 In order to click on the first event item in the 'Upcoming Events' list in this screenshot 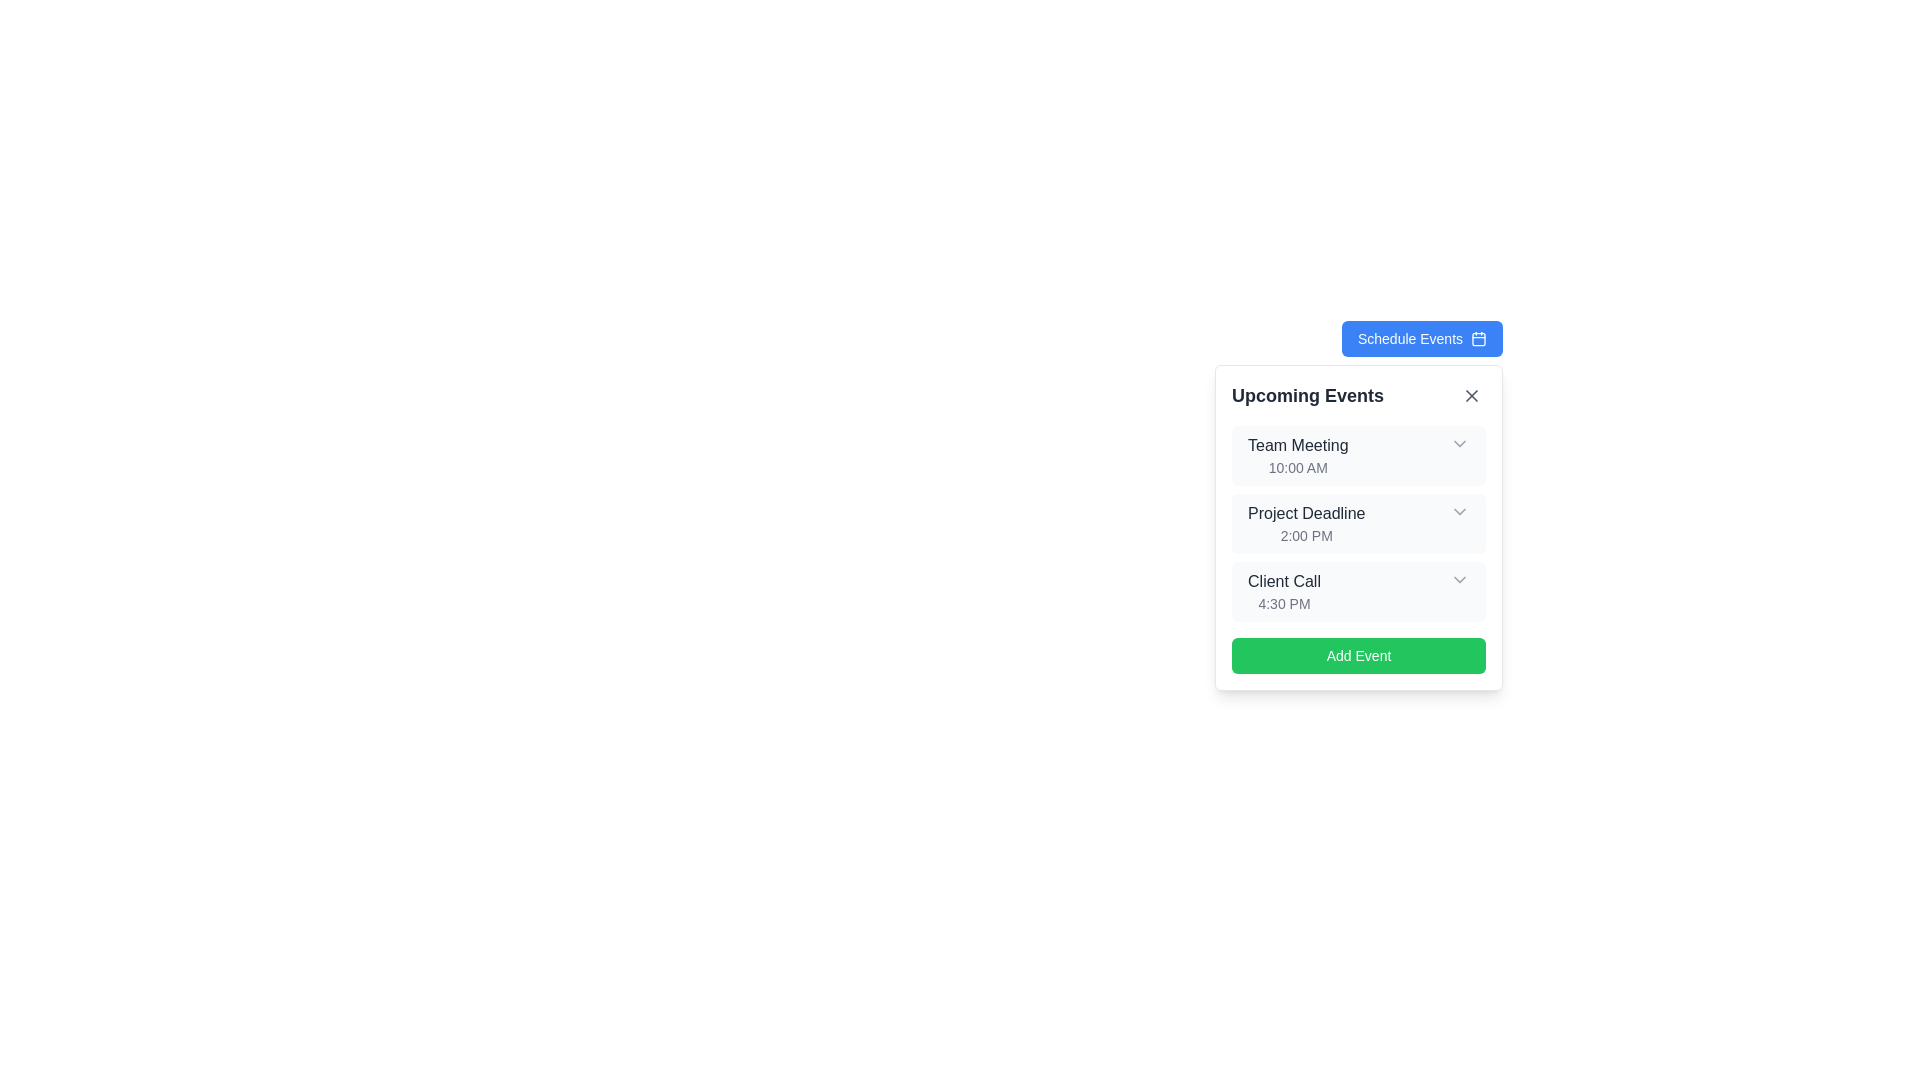, I will do `click(1358, 455)`.